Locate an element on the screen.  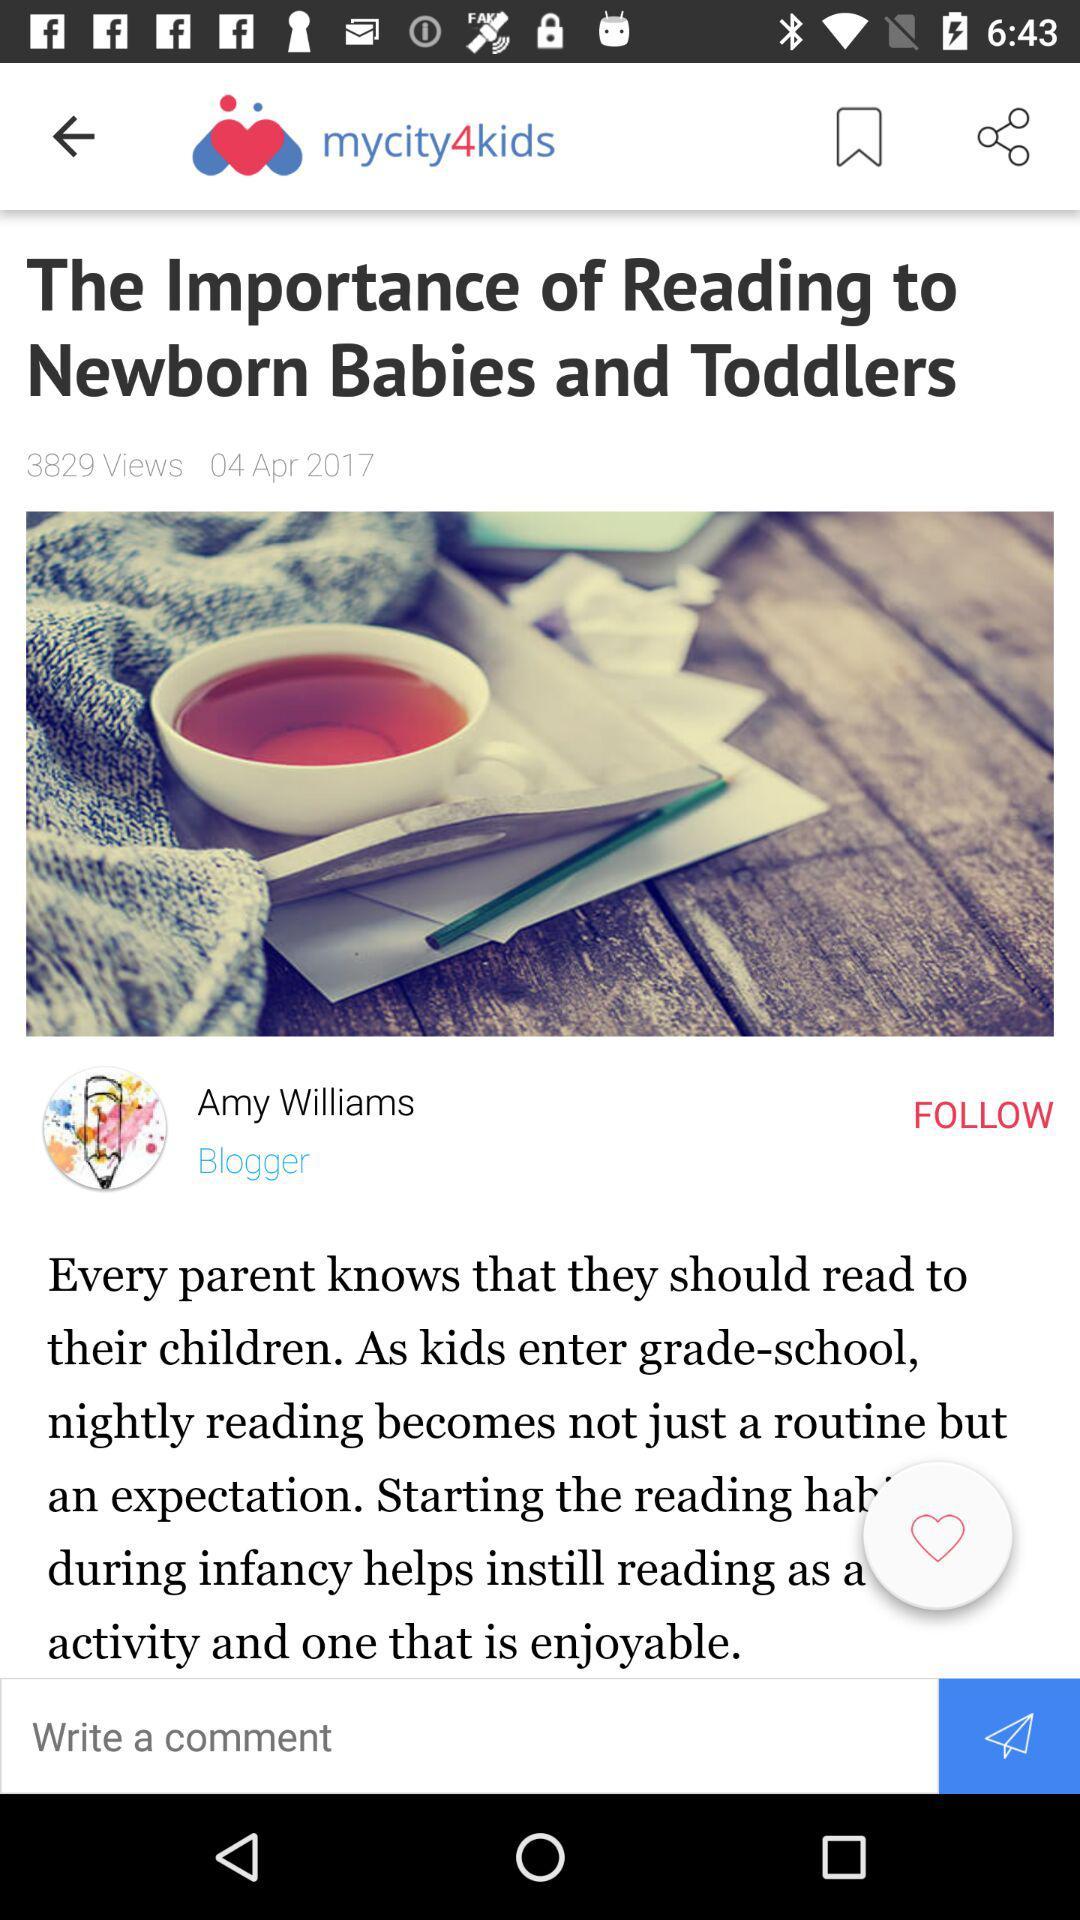
the item to the left of amy williams item is located at coordinates (105, 1129).